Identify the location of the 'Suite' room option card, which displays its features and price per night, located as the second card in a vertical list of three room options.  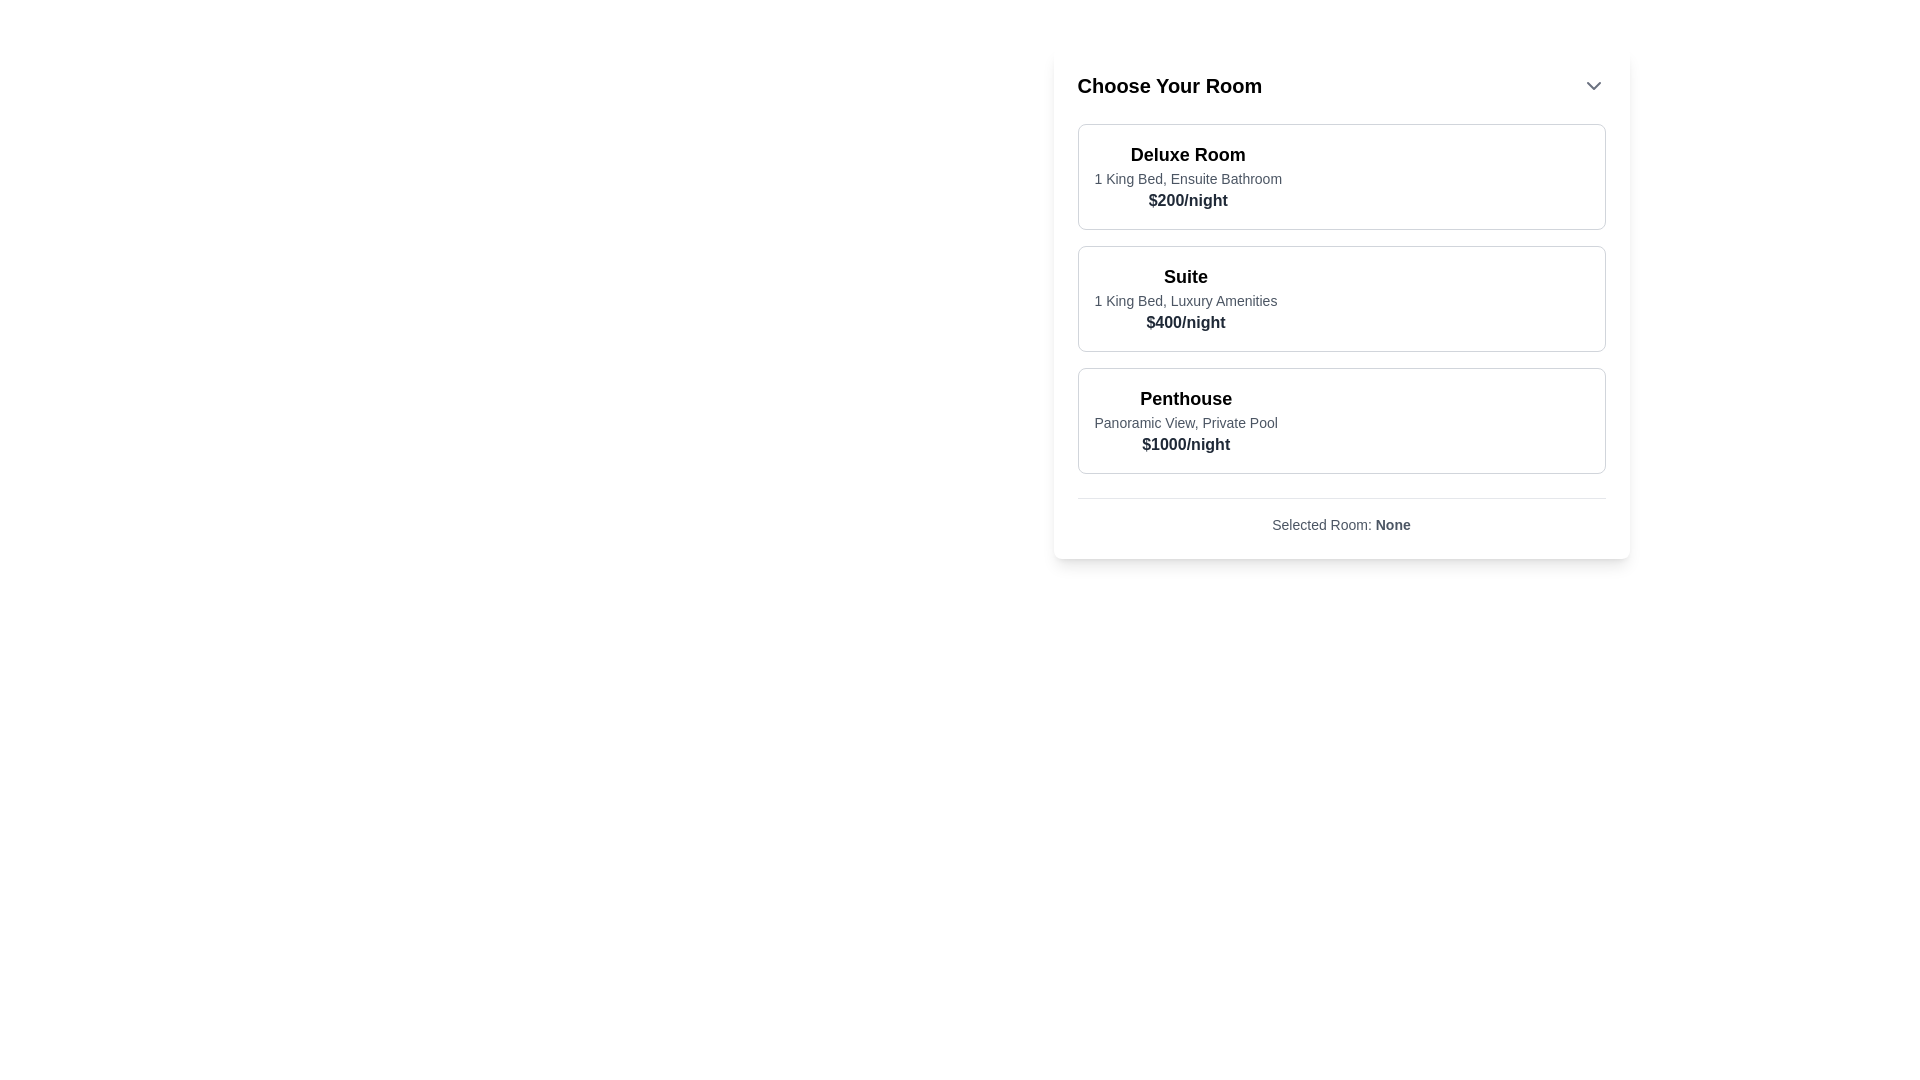
(1341, 299).